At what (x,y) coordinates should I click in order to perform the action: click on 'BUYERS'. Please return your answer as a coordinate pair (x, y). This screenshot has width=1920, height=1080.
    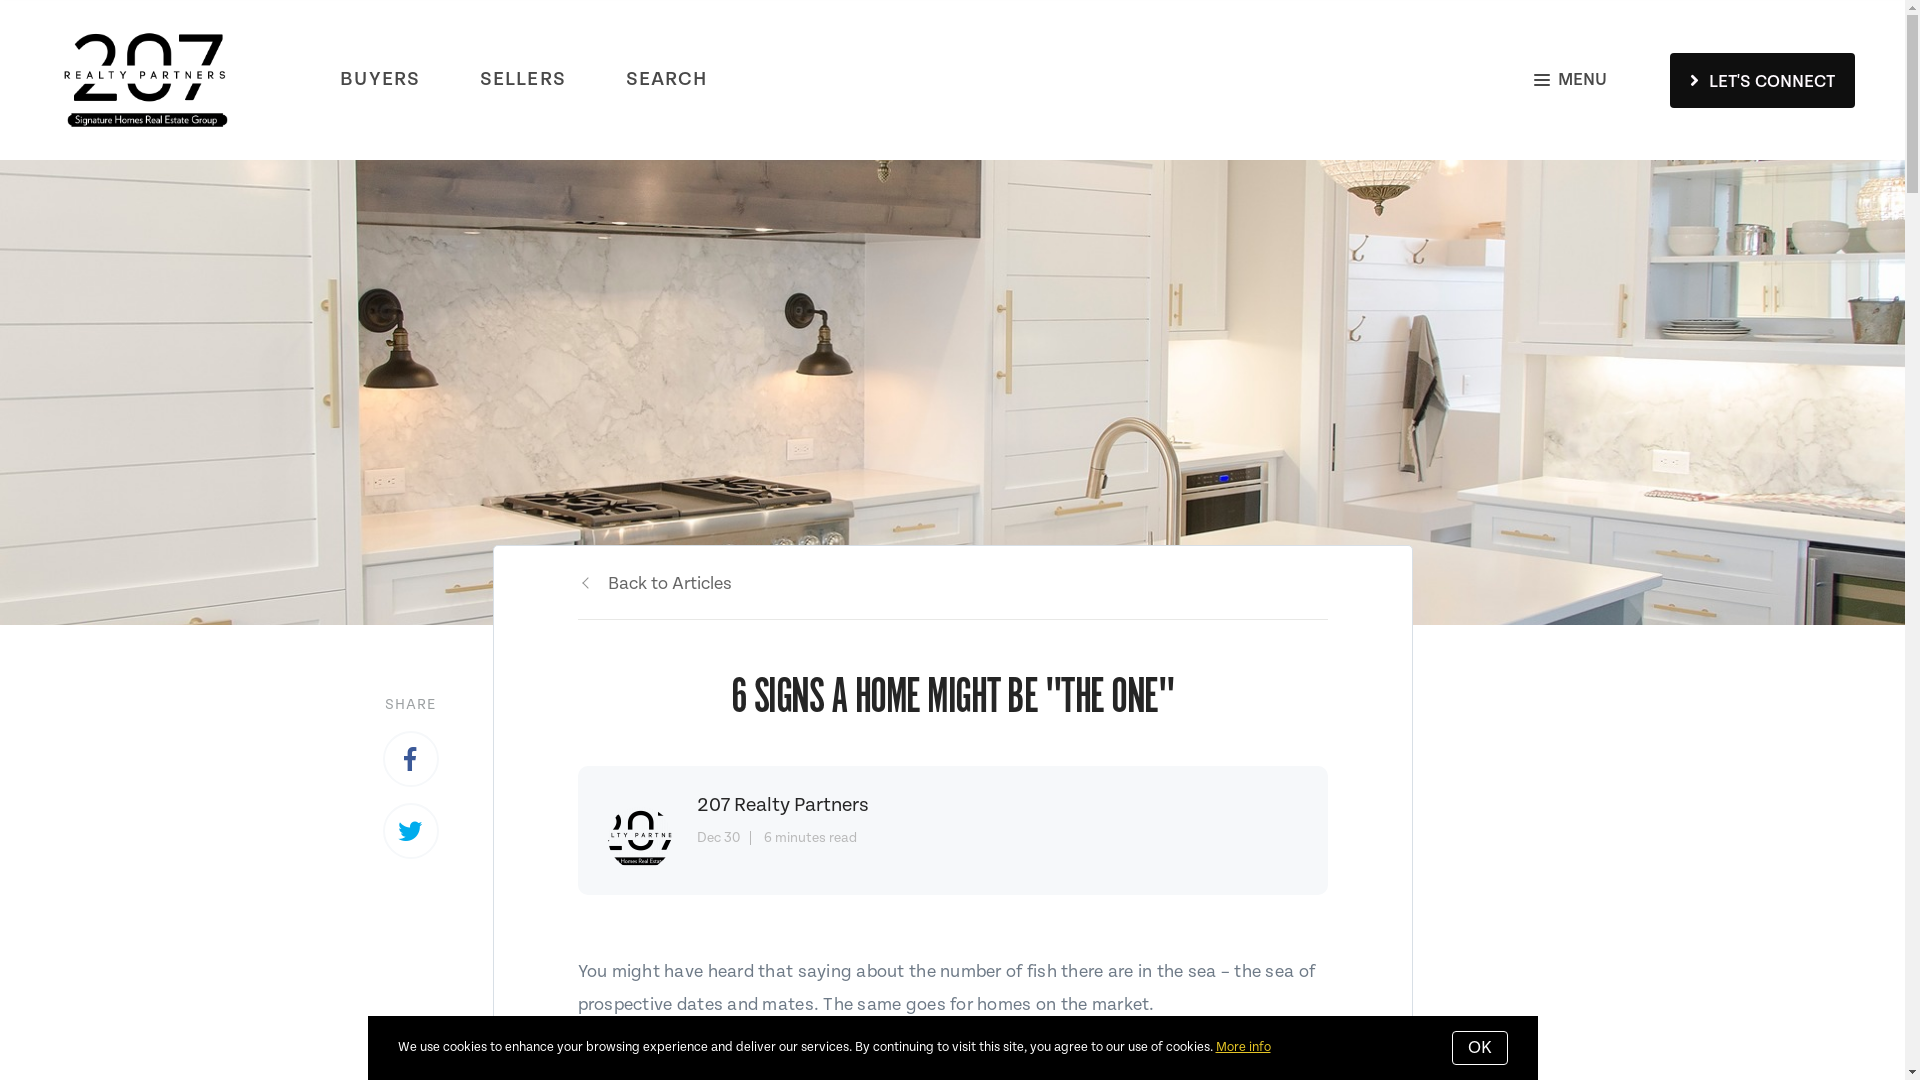
    Looking at the image, I should click on (379, 79).